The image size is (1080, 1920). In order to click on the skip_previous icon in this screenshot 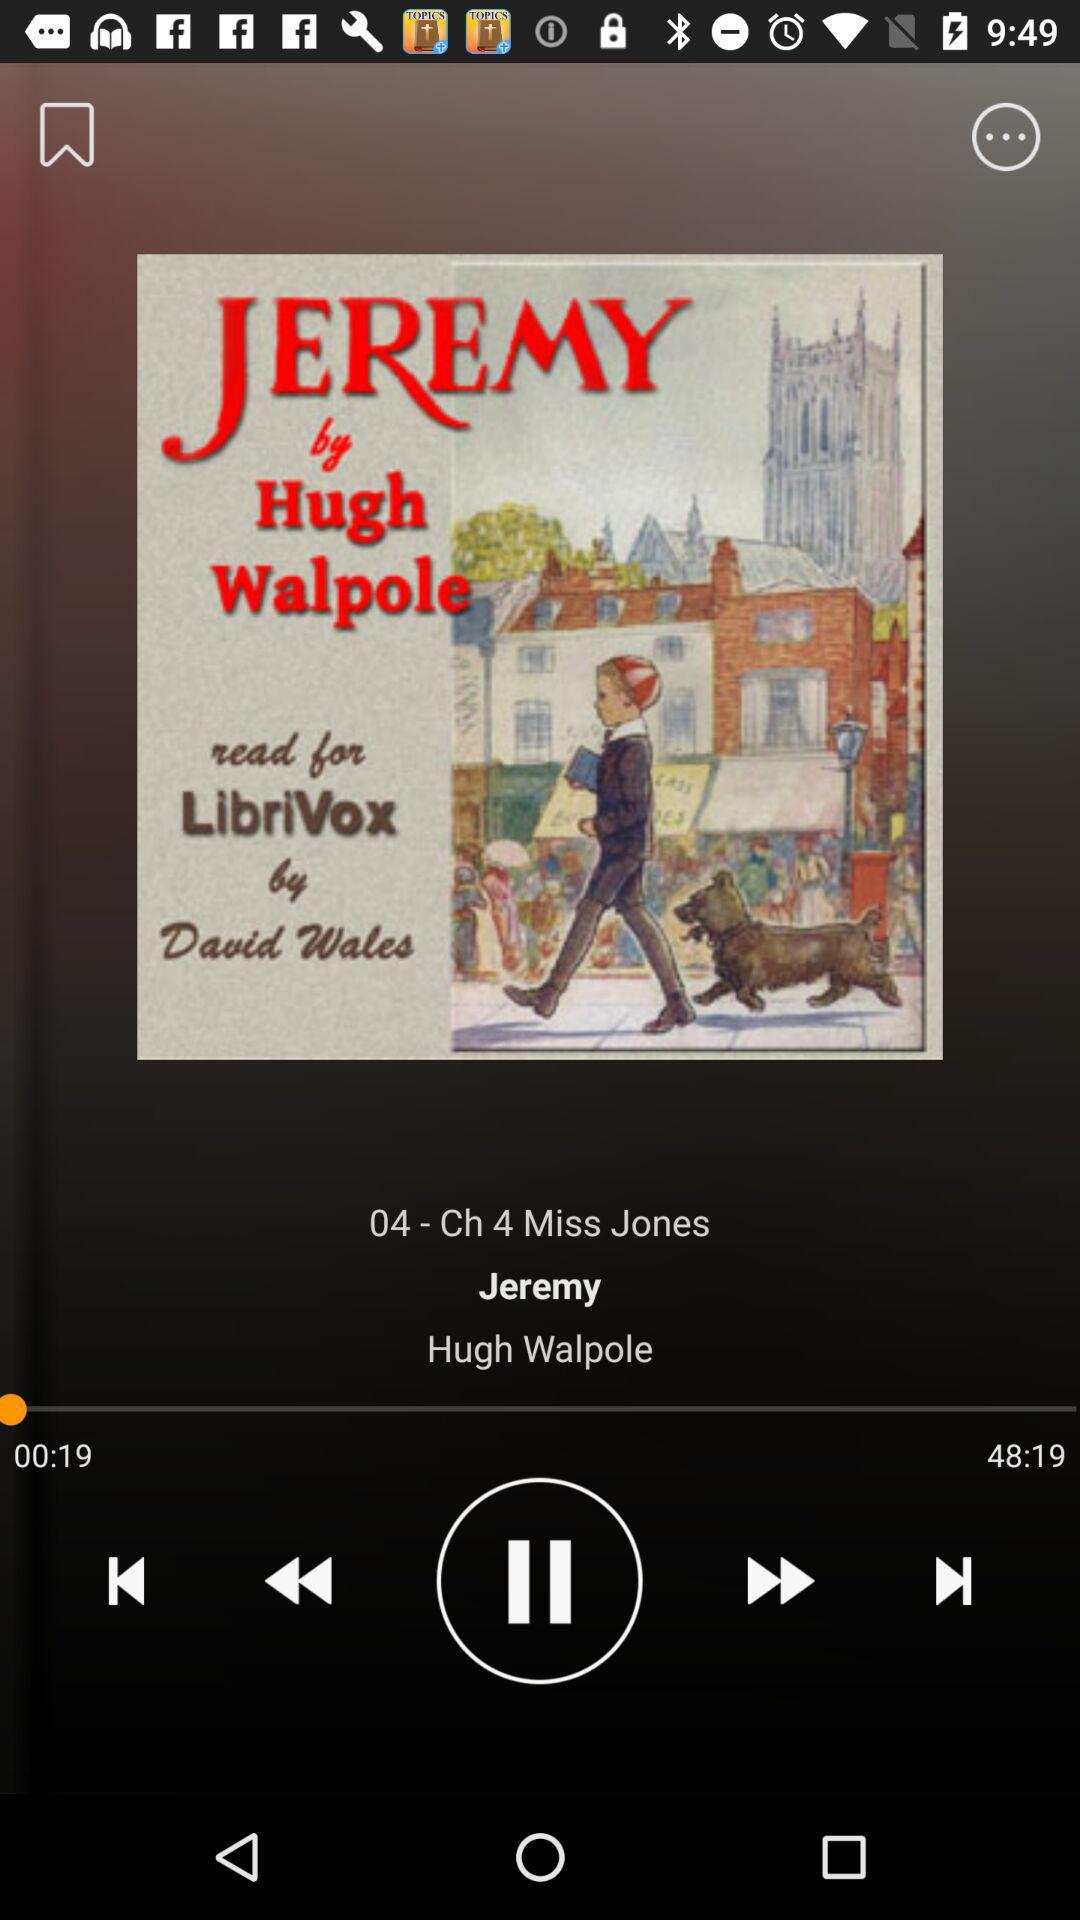, I will do `click(126, 1579)`.